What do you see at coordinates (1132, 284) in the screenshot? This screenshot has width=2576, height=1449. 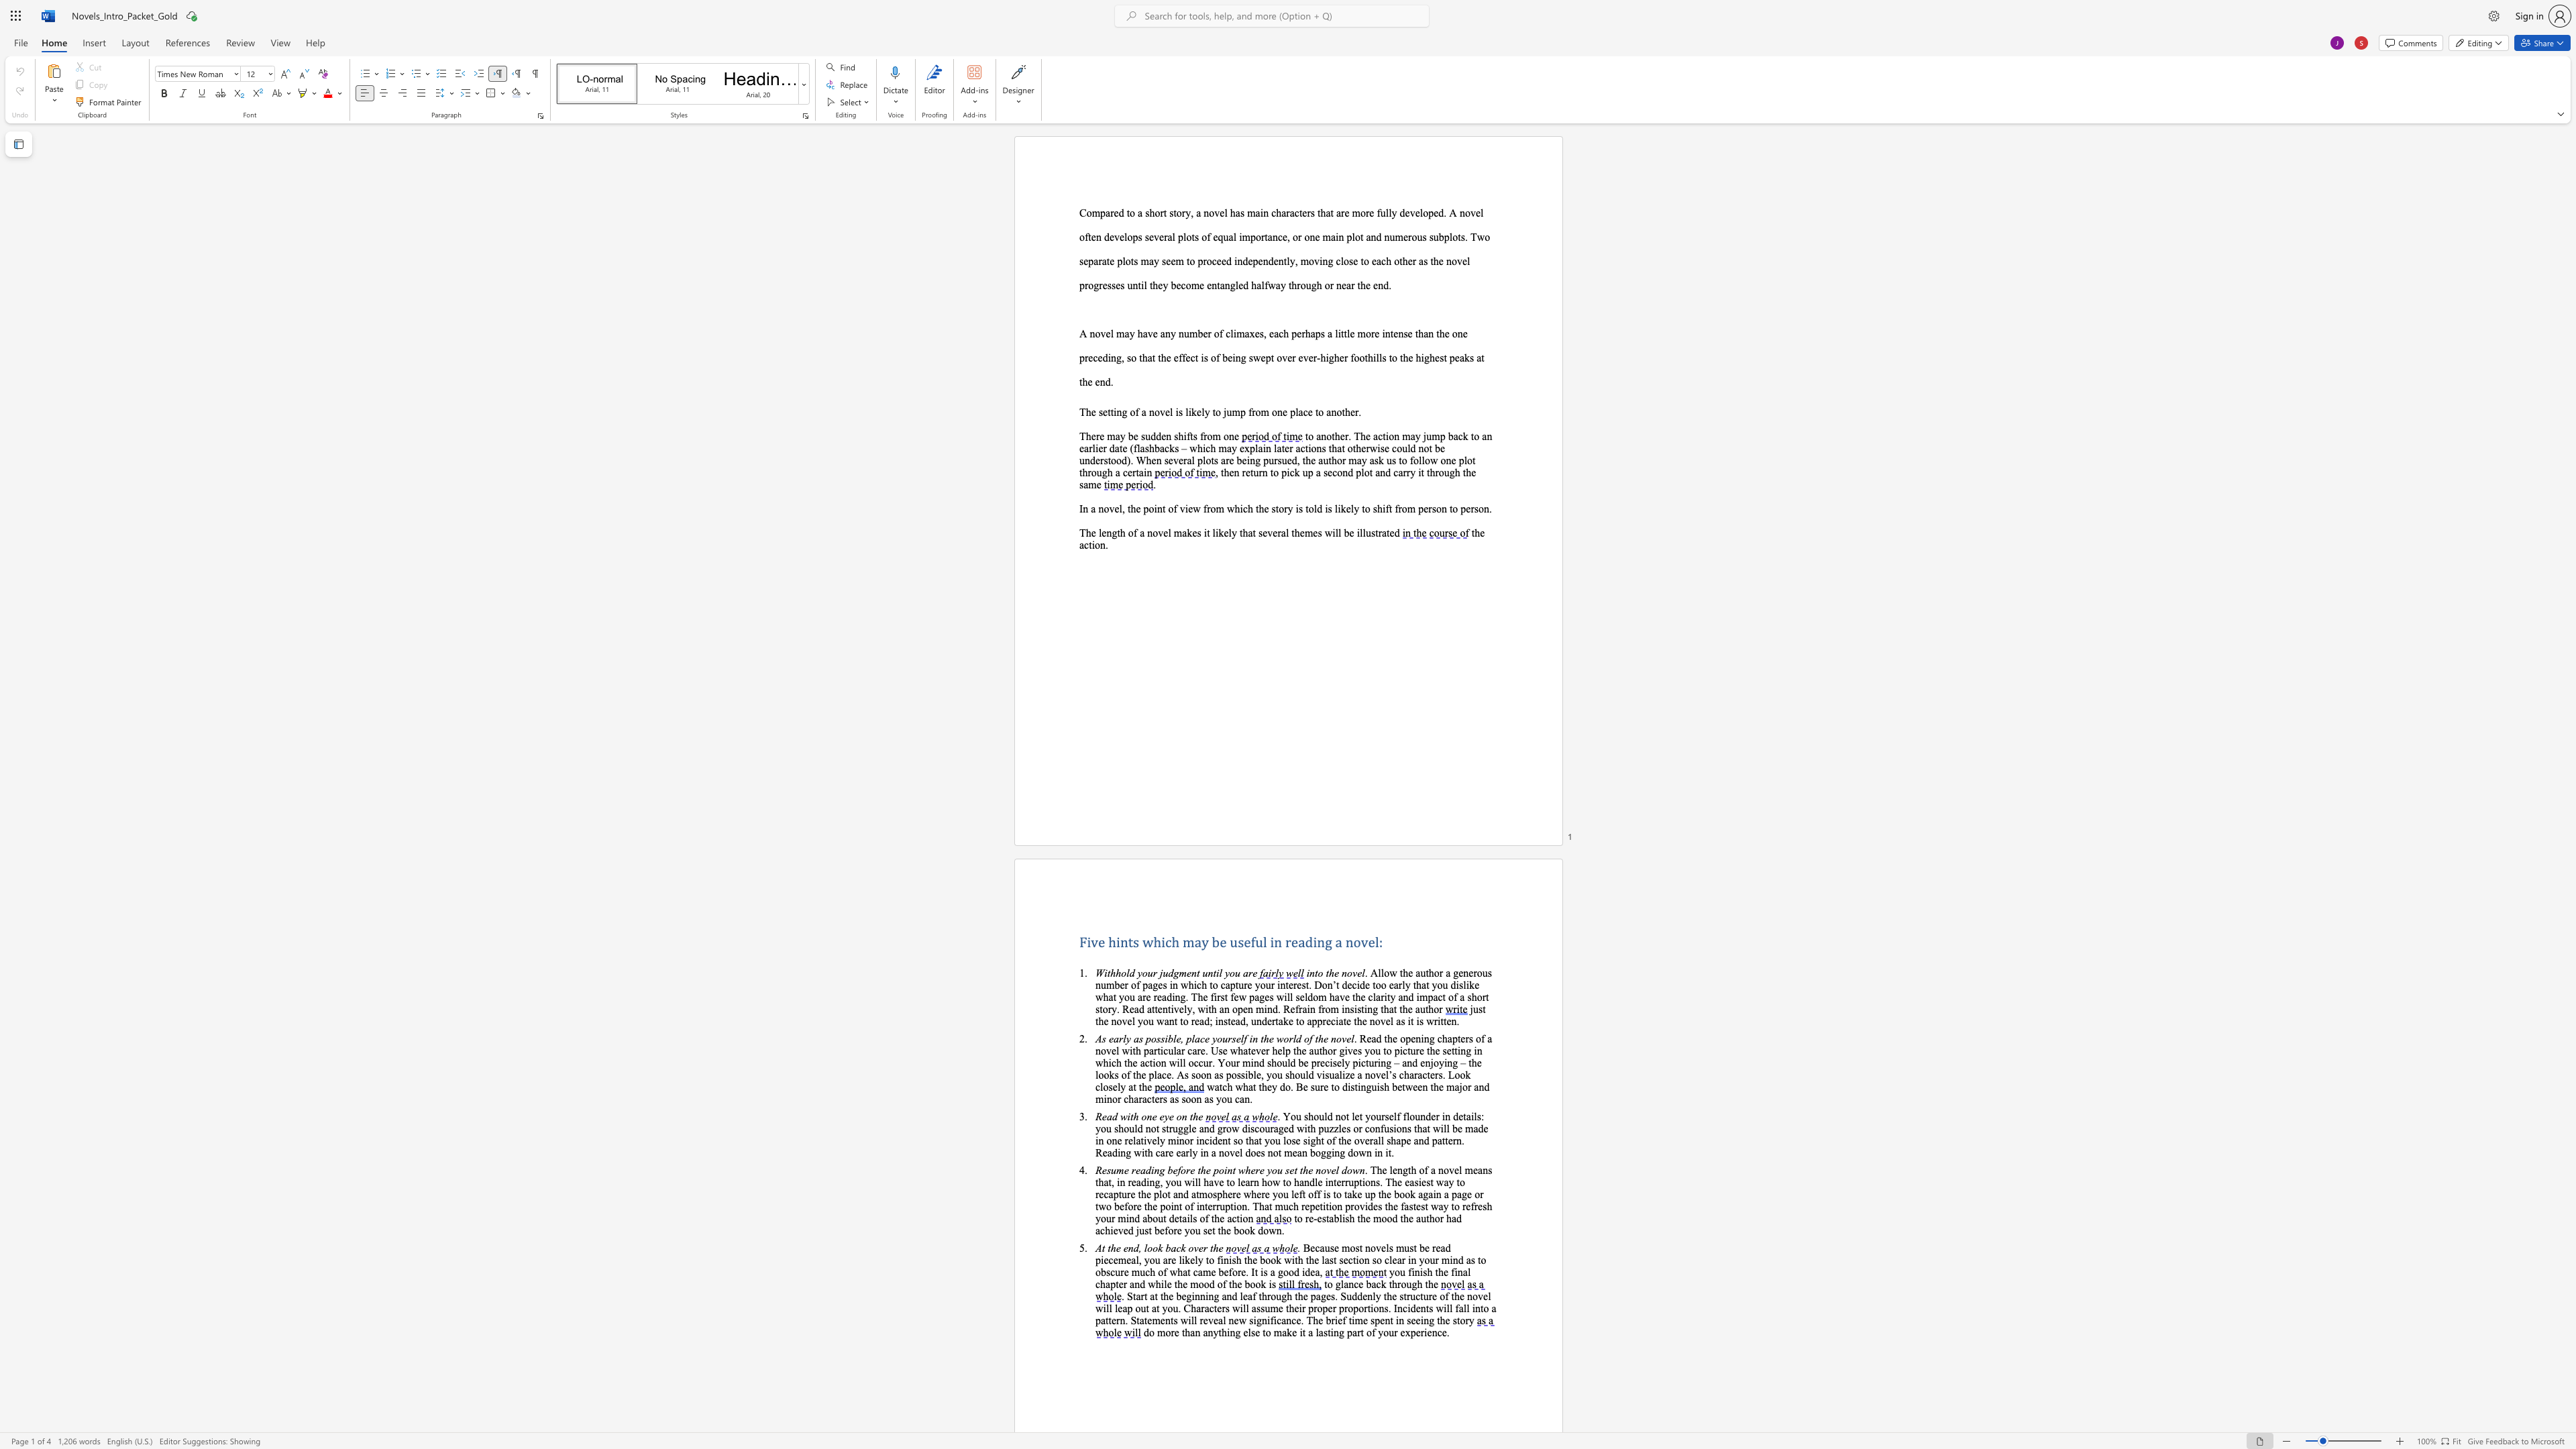 I see `the subset text "ntil they become entangle" within the text "independently, moving close to each other as the novel progresses until they become entangled halfway through or near the end."` at bounding box center [1132, 284].